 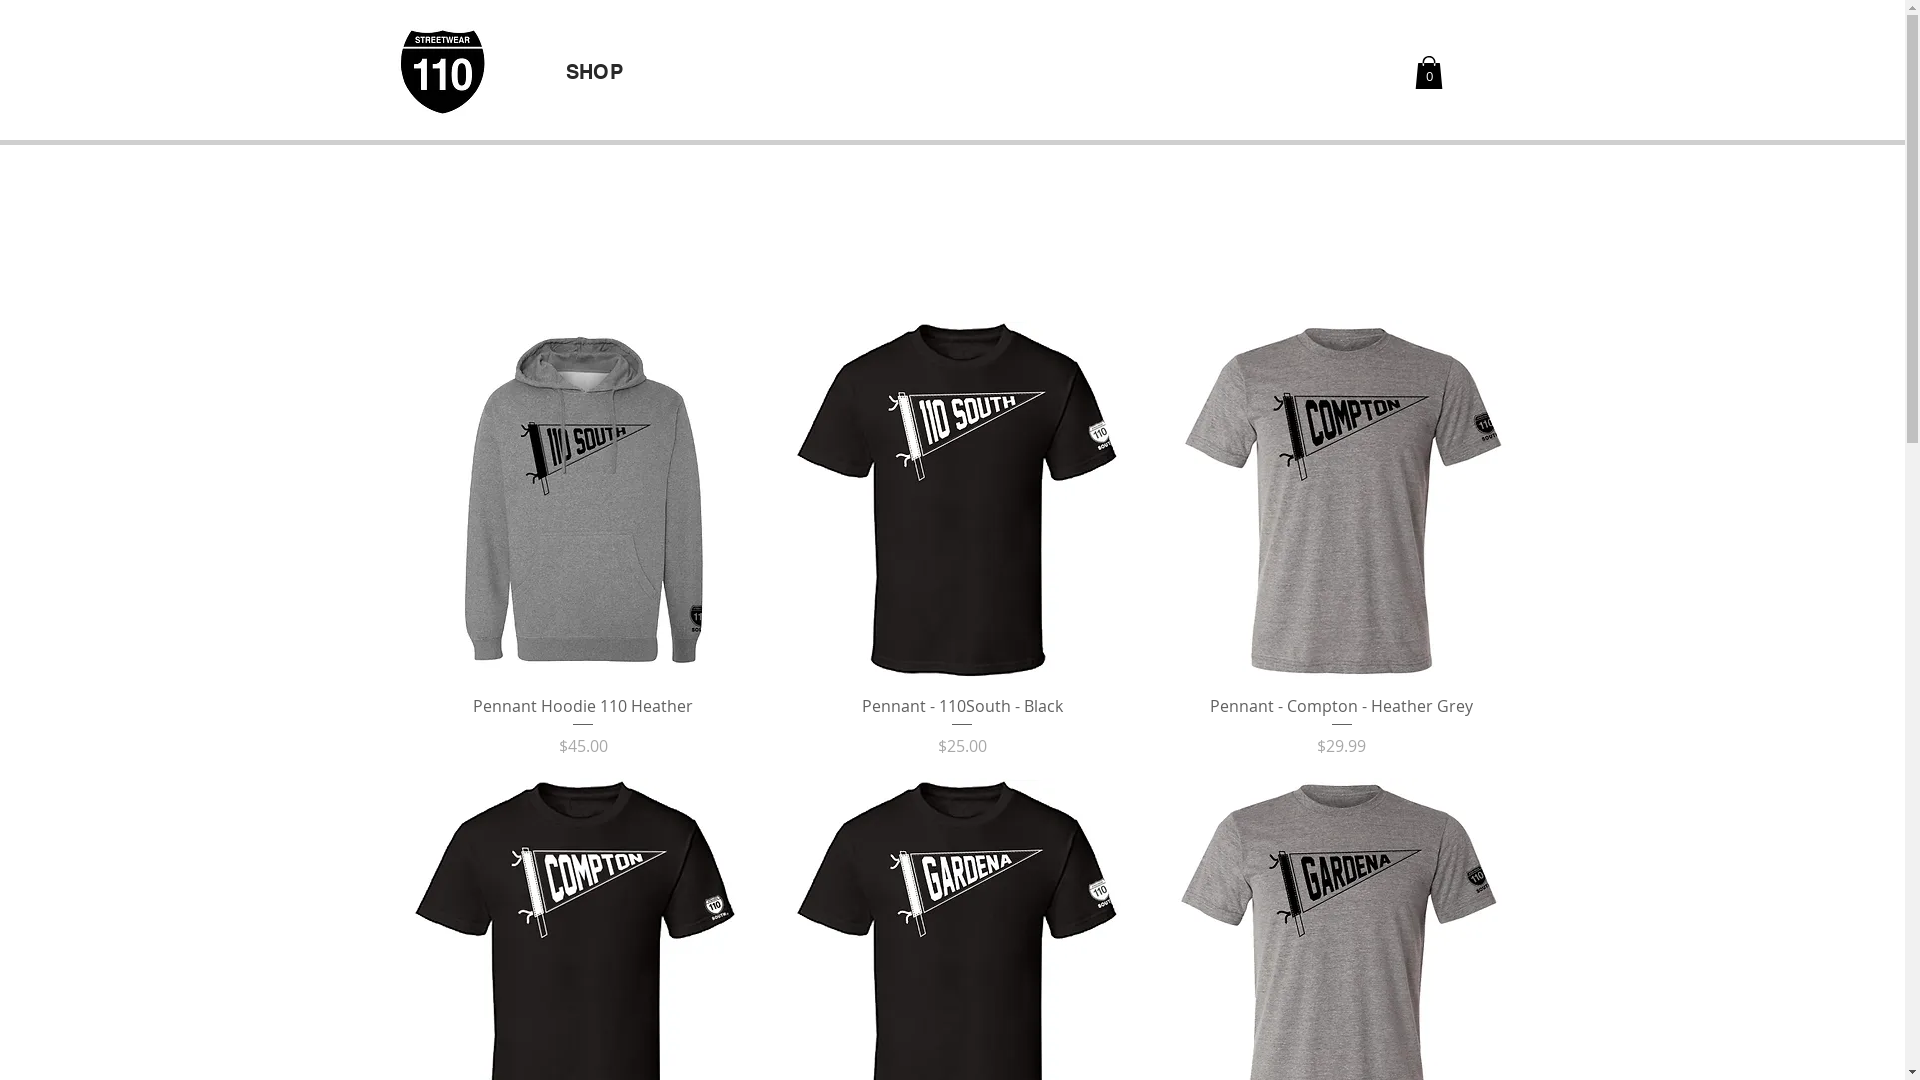 What do you see at coordinates (565, 70) in the screenshot?
I see `'SHOP'` at bounding box center [565, 70].